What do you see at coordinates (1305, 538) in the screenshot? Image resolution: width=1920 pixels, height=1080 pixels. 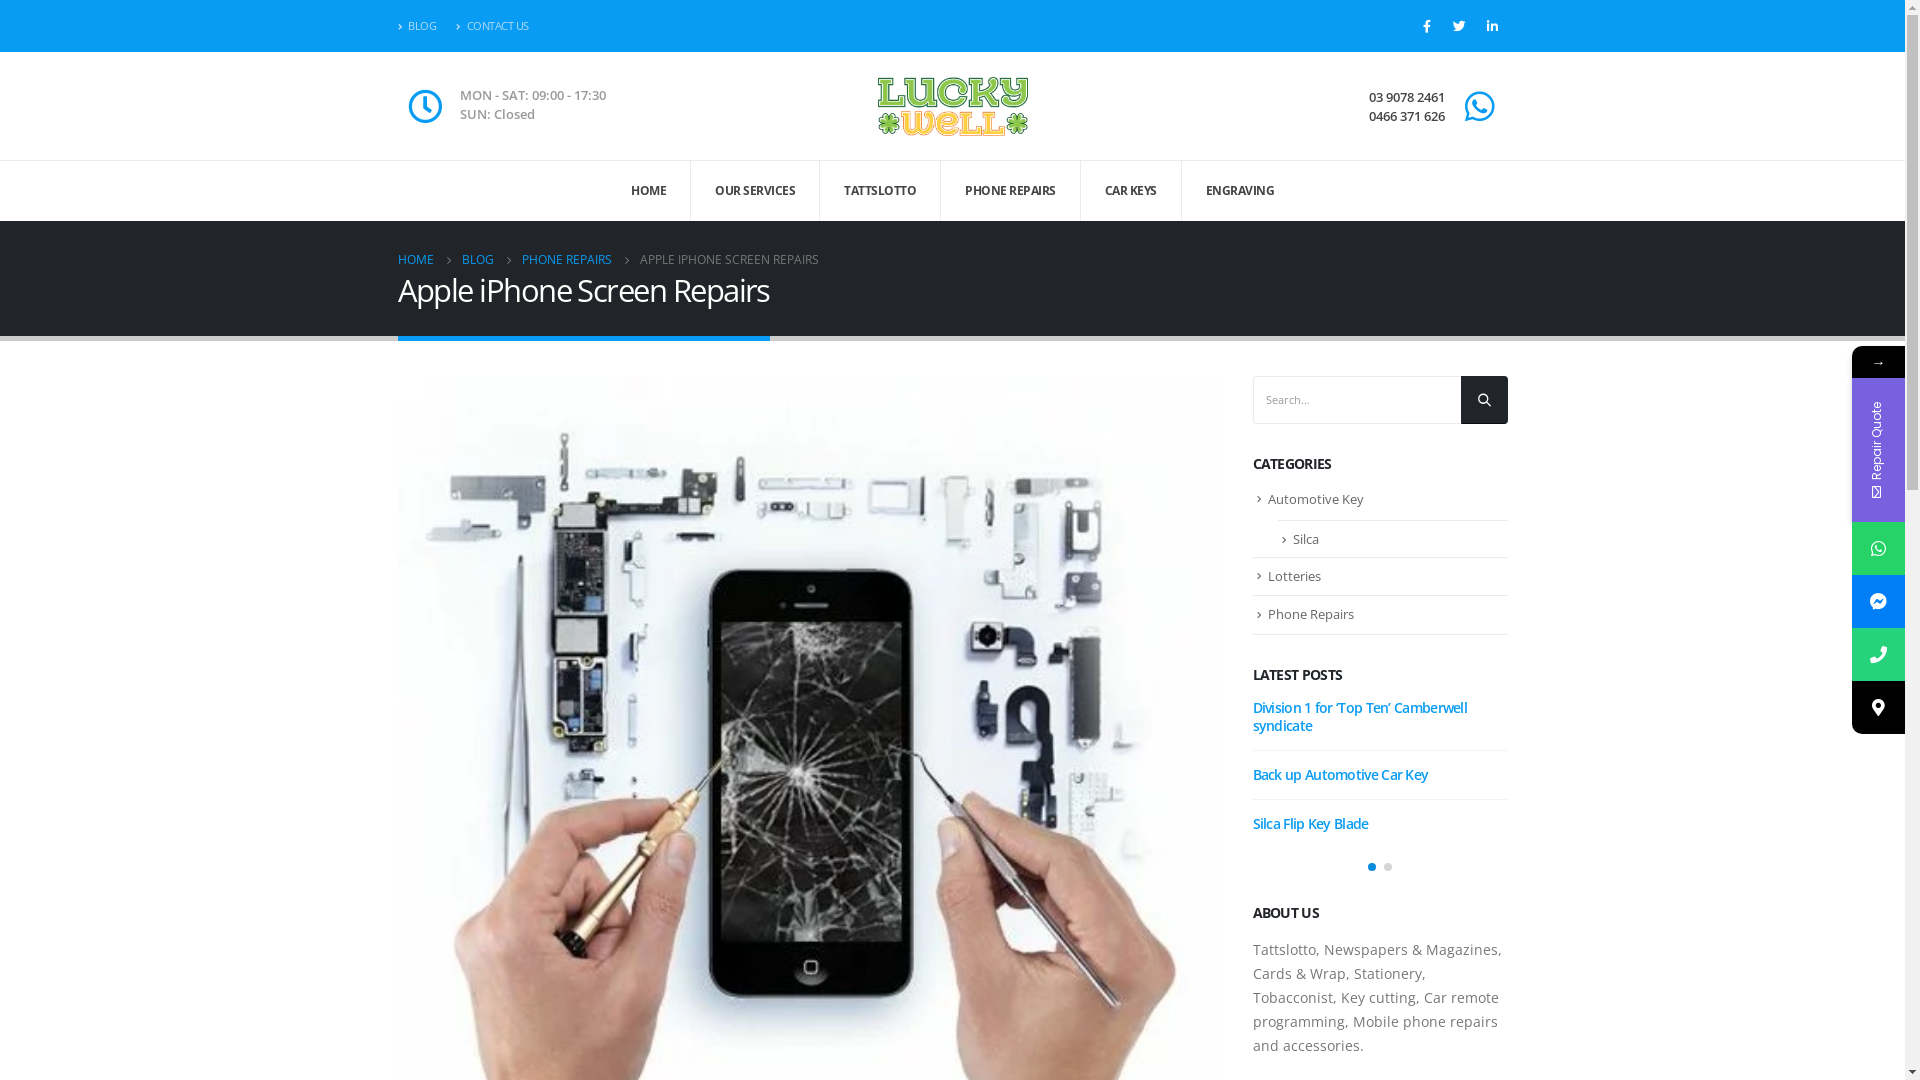 I see `'Silca'` at bounding box center [1305, 538].